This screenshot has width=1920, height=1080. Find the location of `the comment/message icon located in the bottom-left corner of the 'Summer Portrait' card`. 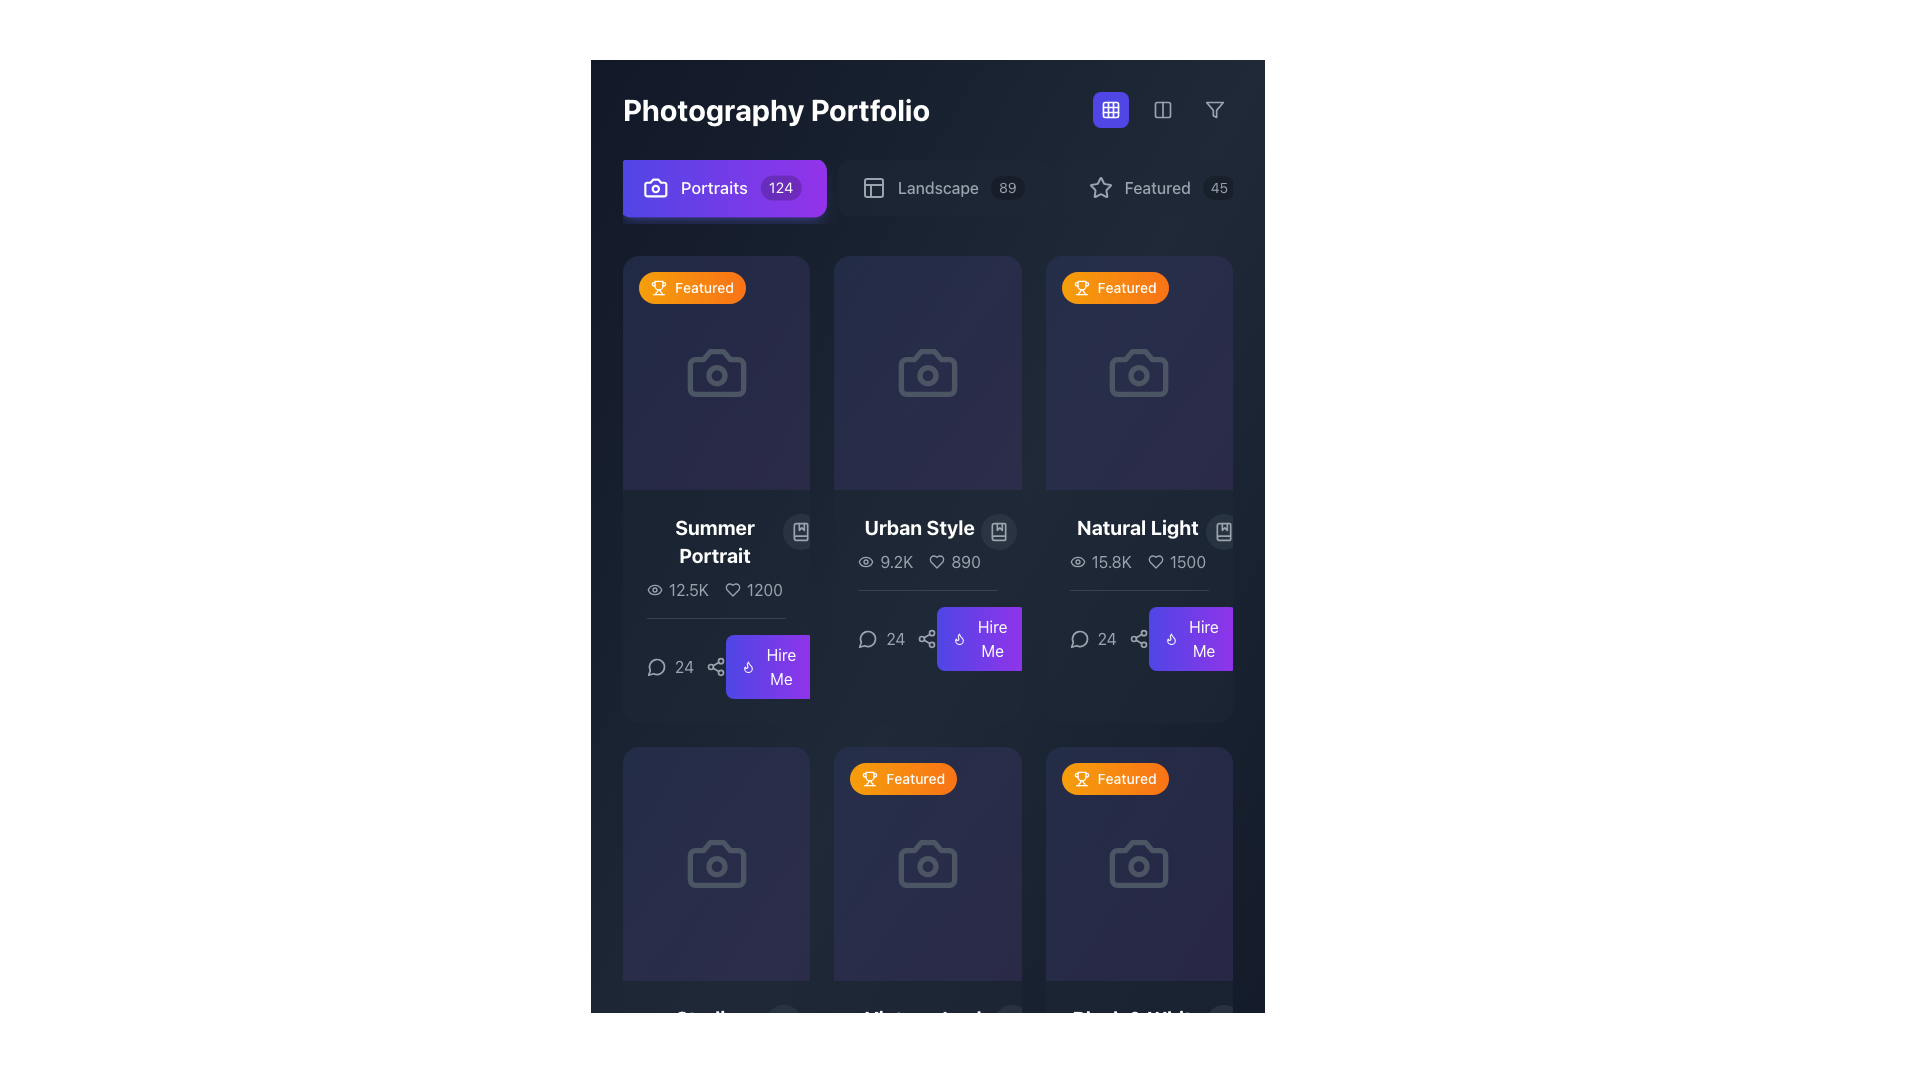

the comment/message icon located in the bottom-left corner of the 'Summer Portrait' card is located at coordinates (656, 667).